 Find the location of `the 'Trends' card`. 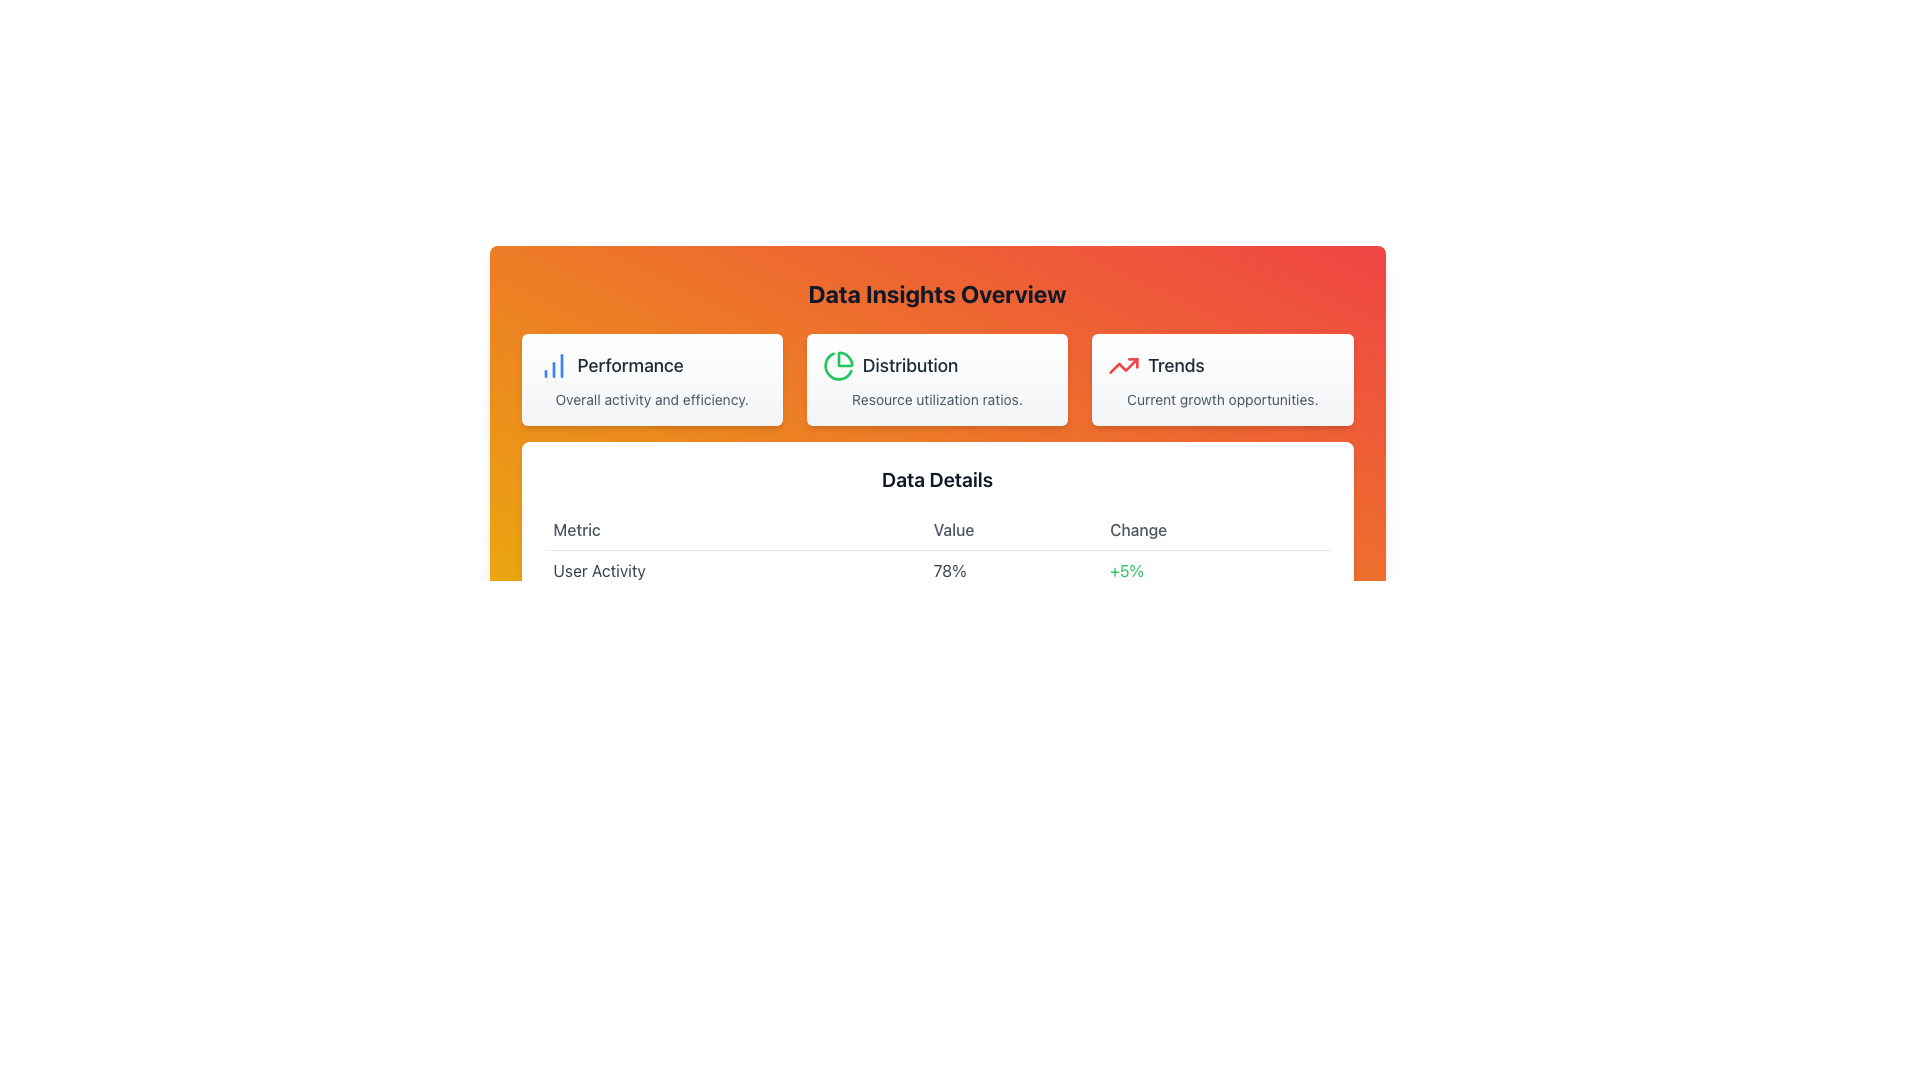

the 'Trends' card is located at coordinates (1221, 380).